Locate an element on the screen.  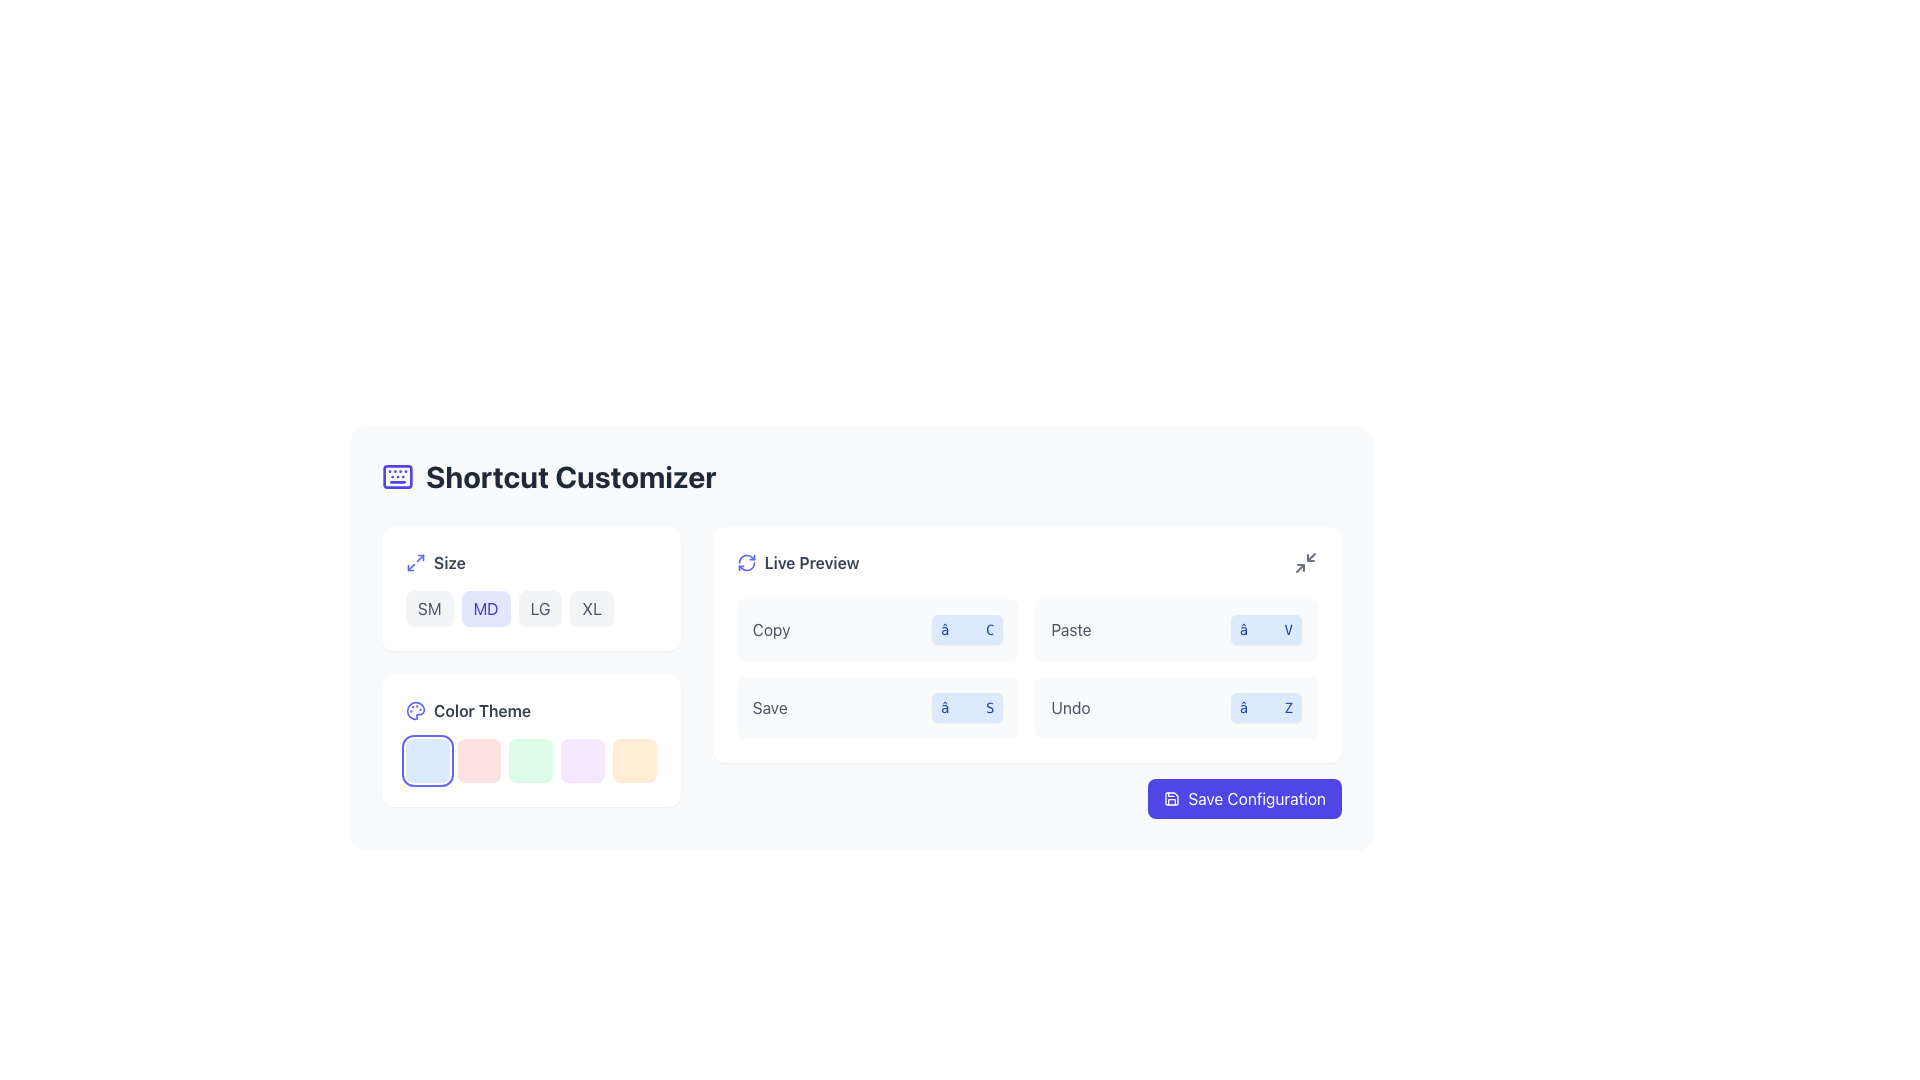
the composite element combining an icon and textual label in the top-right corner of the interface is located at coordinates (797, 563).